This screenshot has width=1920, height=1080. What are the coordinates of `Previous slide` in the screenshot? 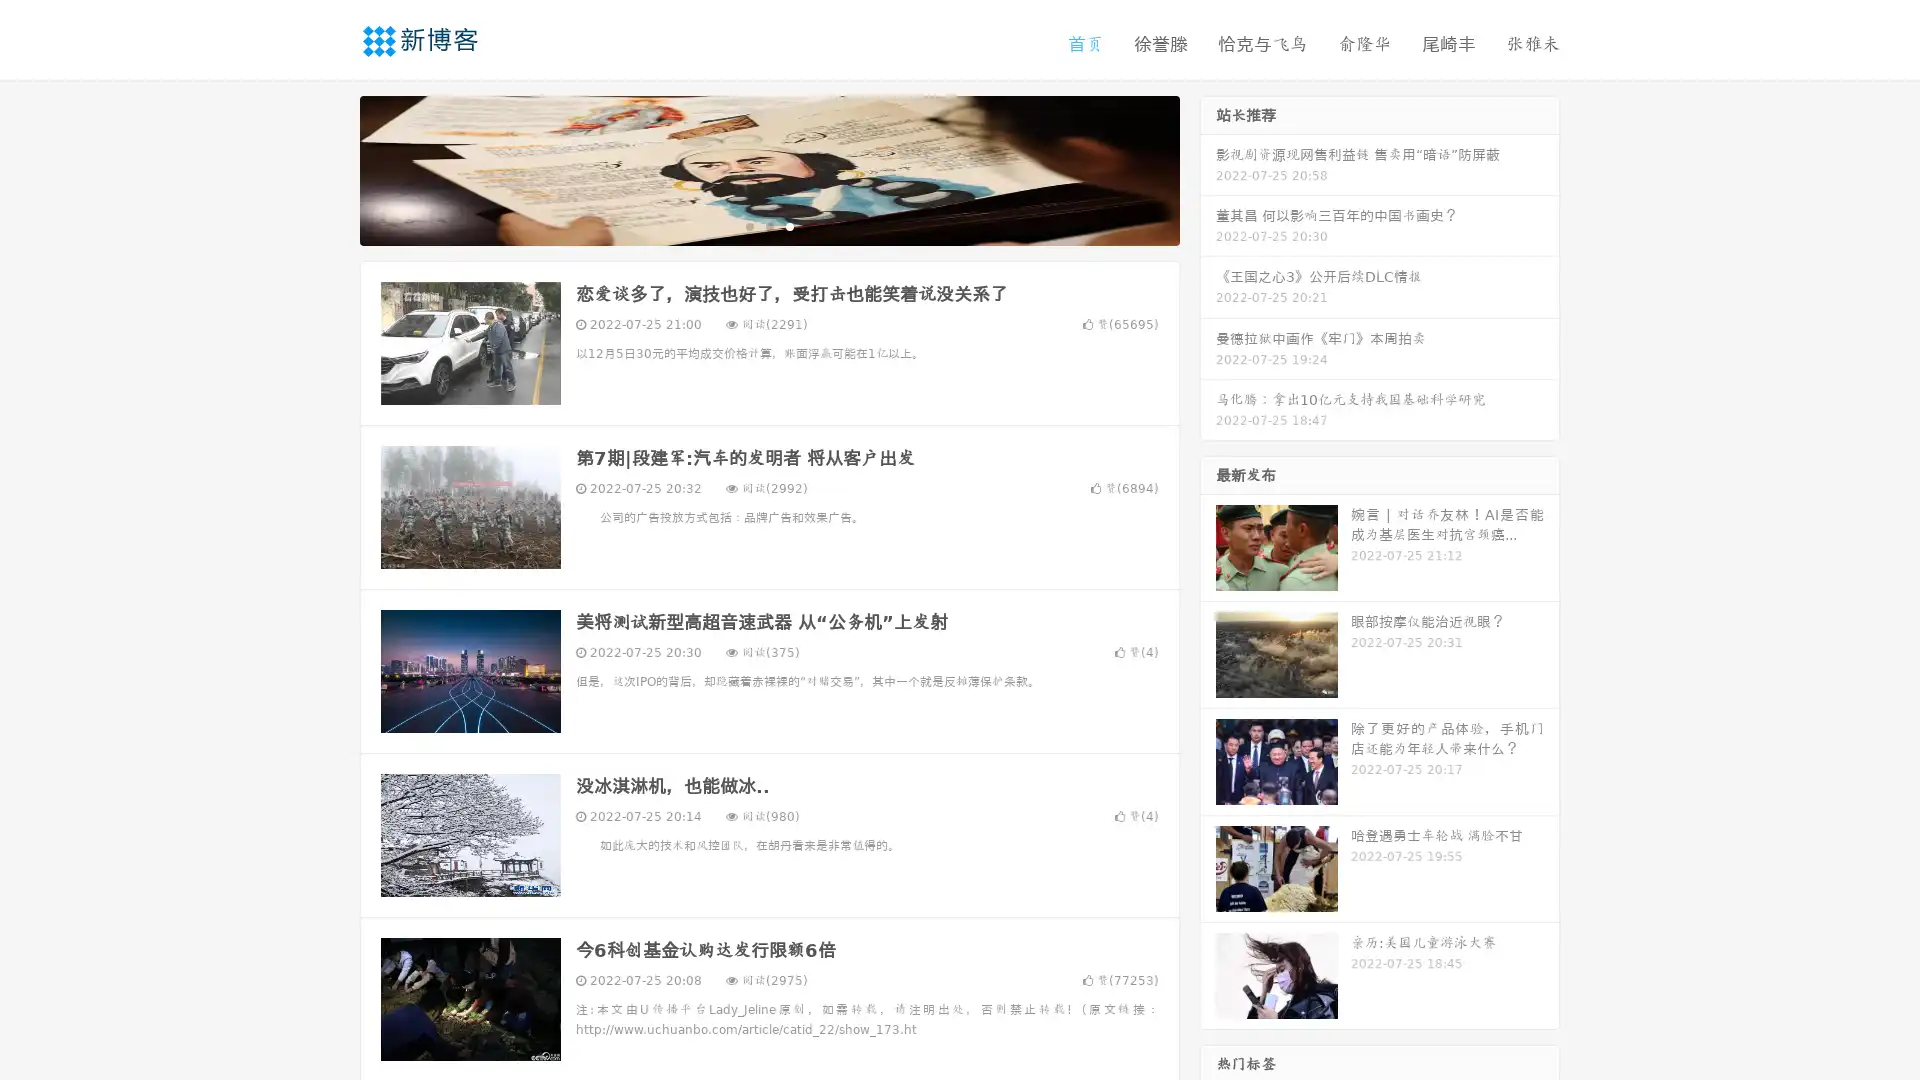 It's located at (330, 168).